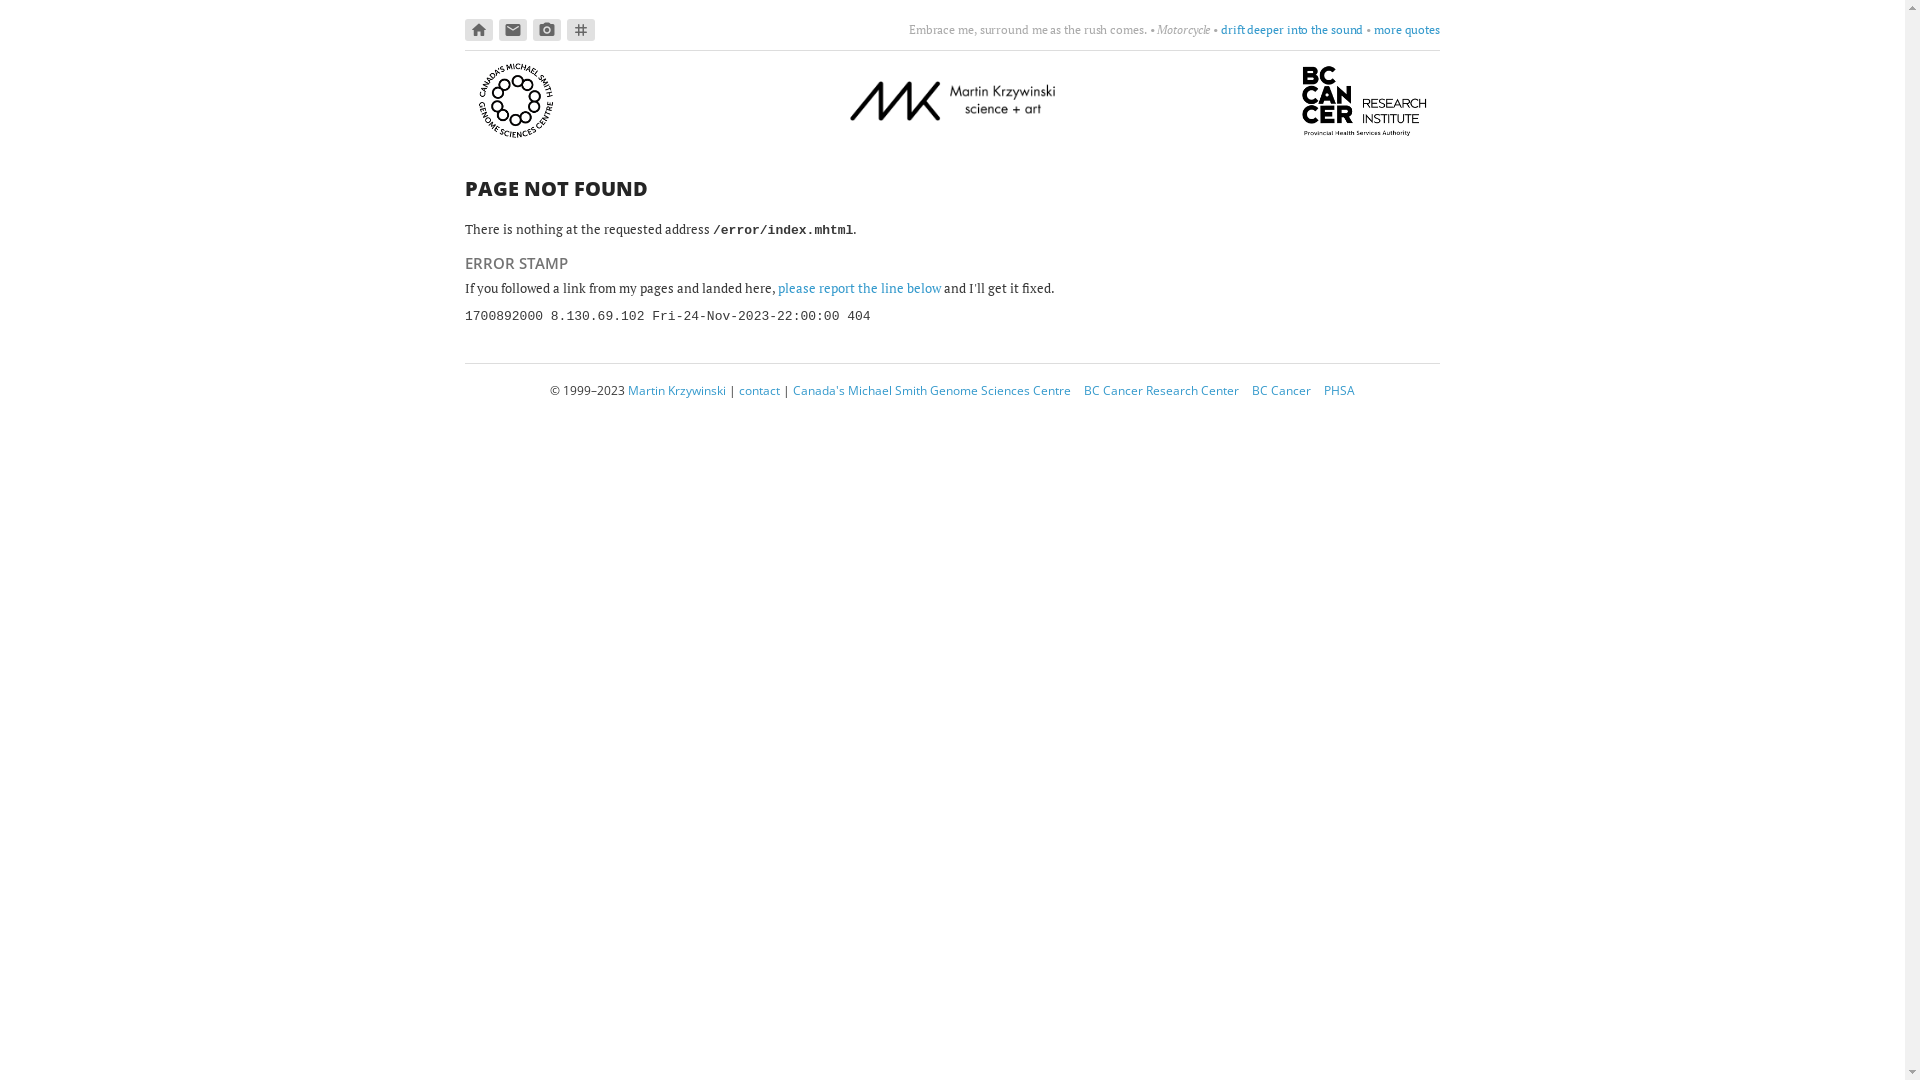  Describe the element at coordinates (547, 30) in the screenshot. I see `'photo_camera'` at that location.